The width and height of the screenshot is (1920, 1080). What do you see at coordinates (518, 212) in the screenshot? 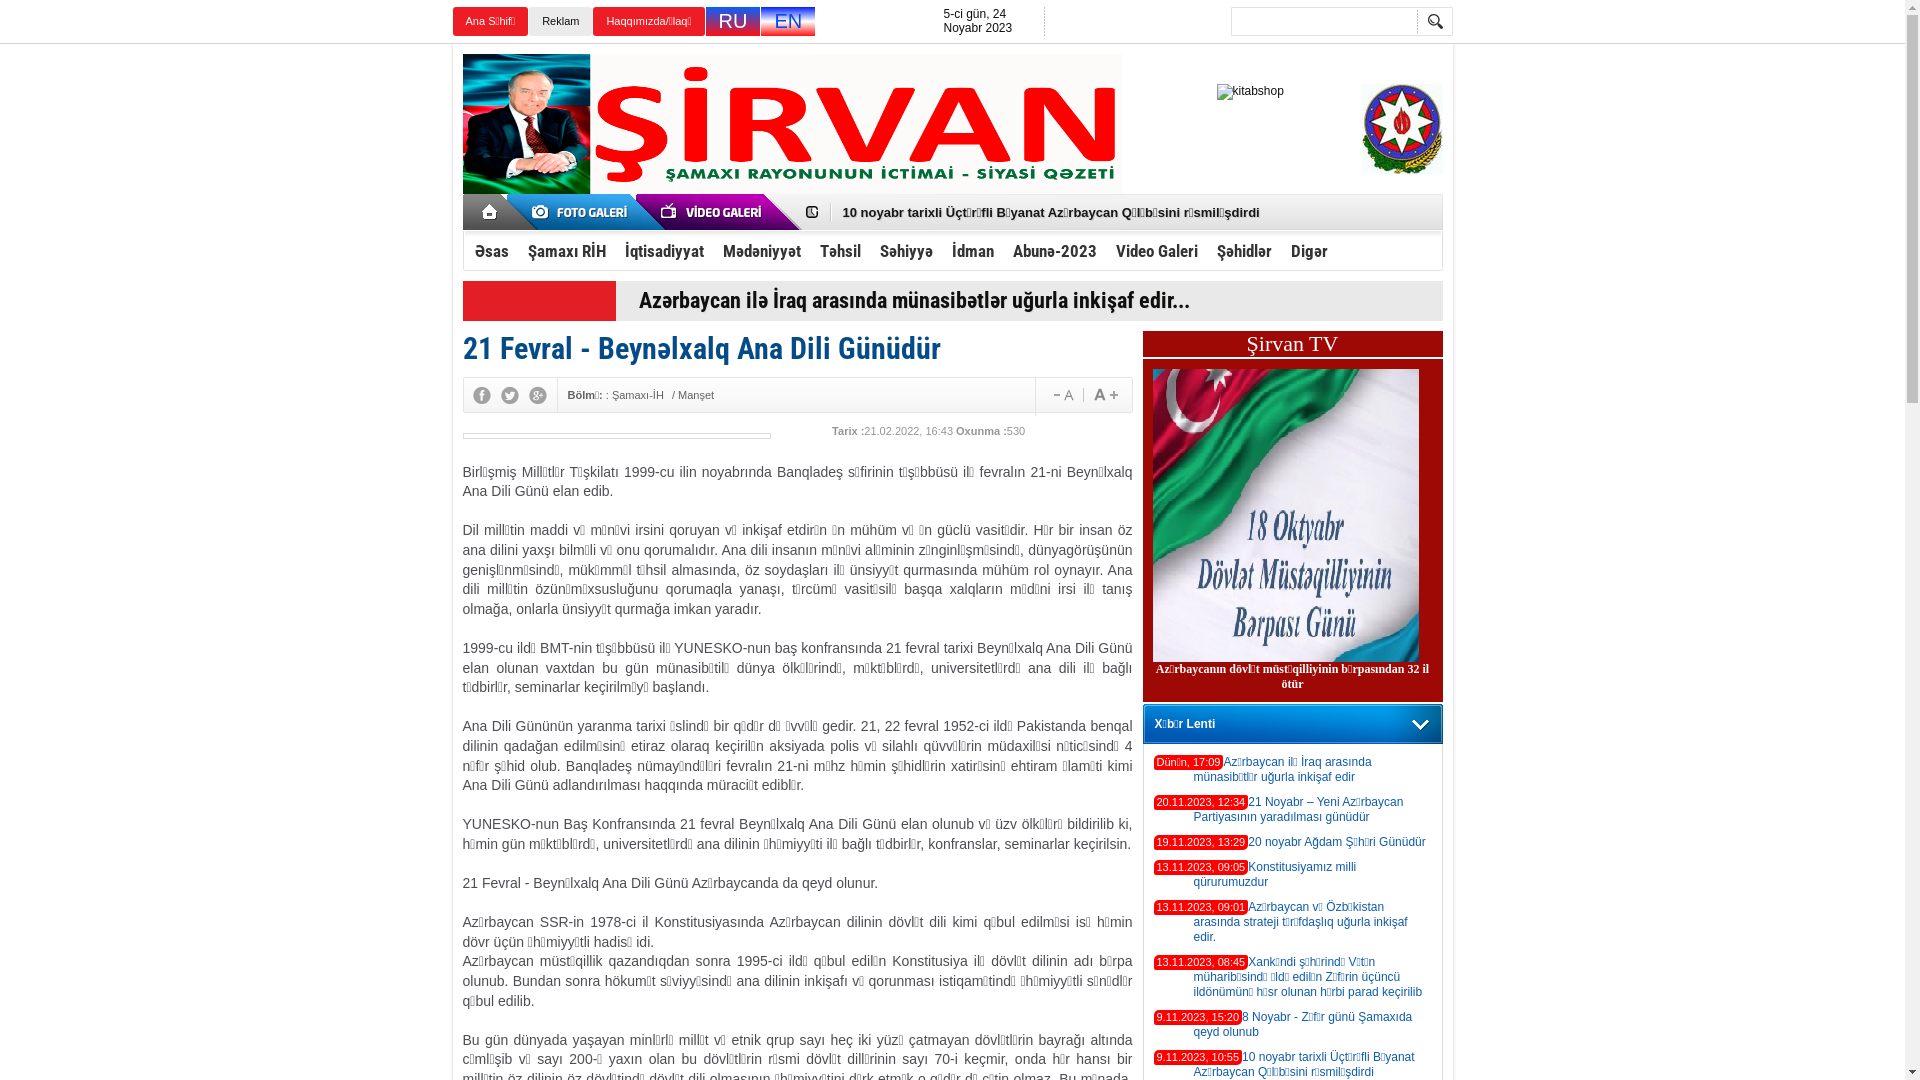
I see `'ELANLAR'` at bounding box center [518, 212].